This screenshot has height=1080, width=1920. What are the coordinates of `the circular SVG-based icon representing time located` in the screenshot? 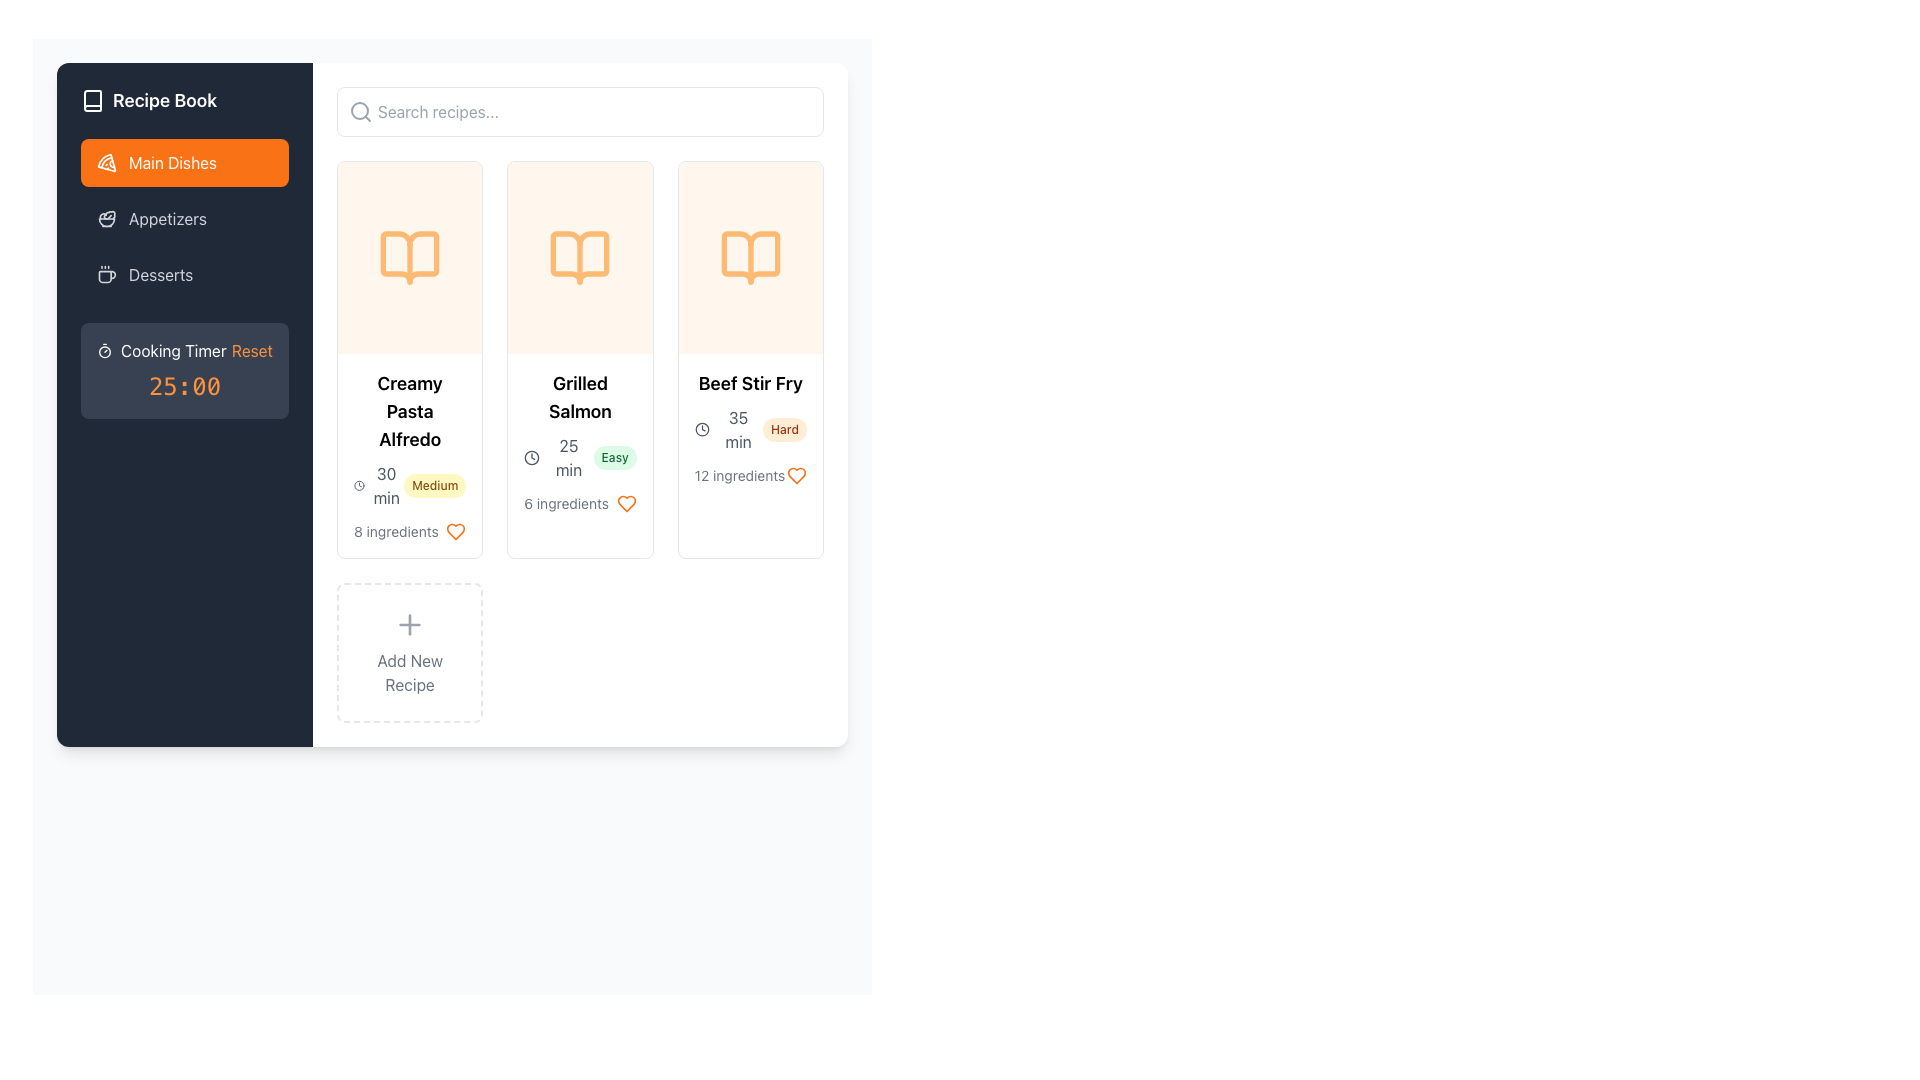 It's located at (532, 458).